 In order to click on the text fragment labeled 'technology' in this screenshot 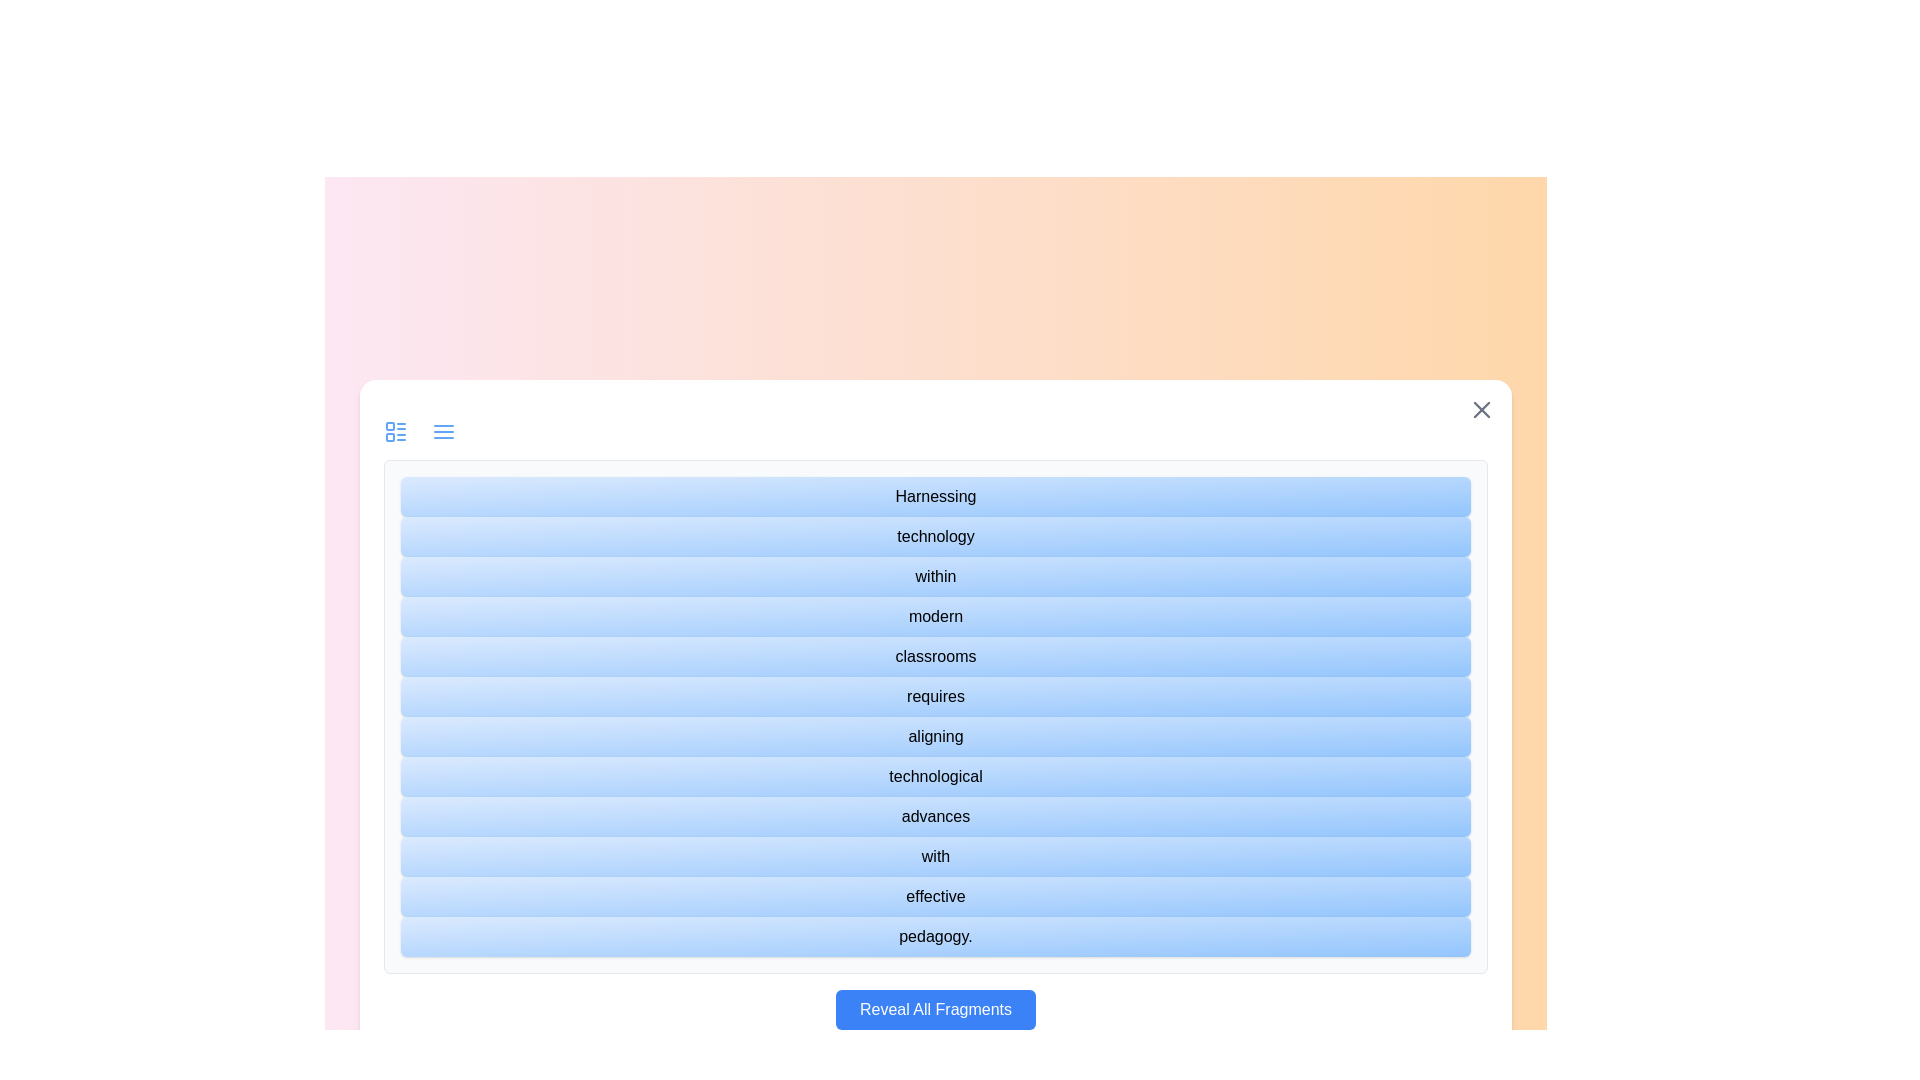, I will do `click(935, 535)`.